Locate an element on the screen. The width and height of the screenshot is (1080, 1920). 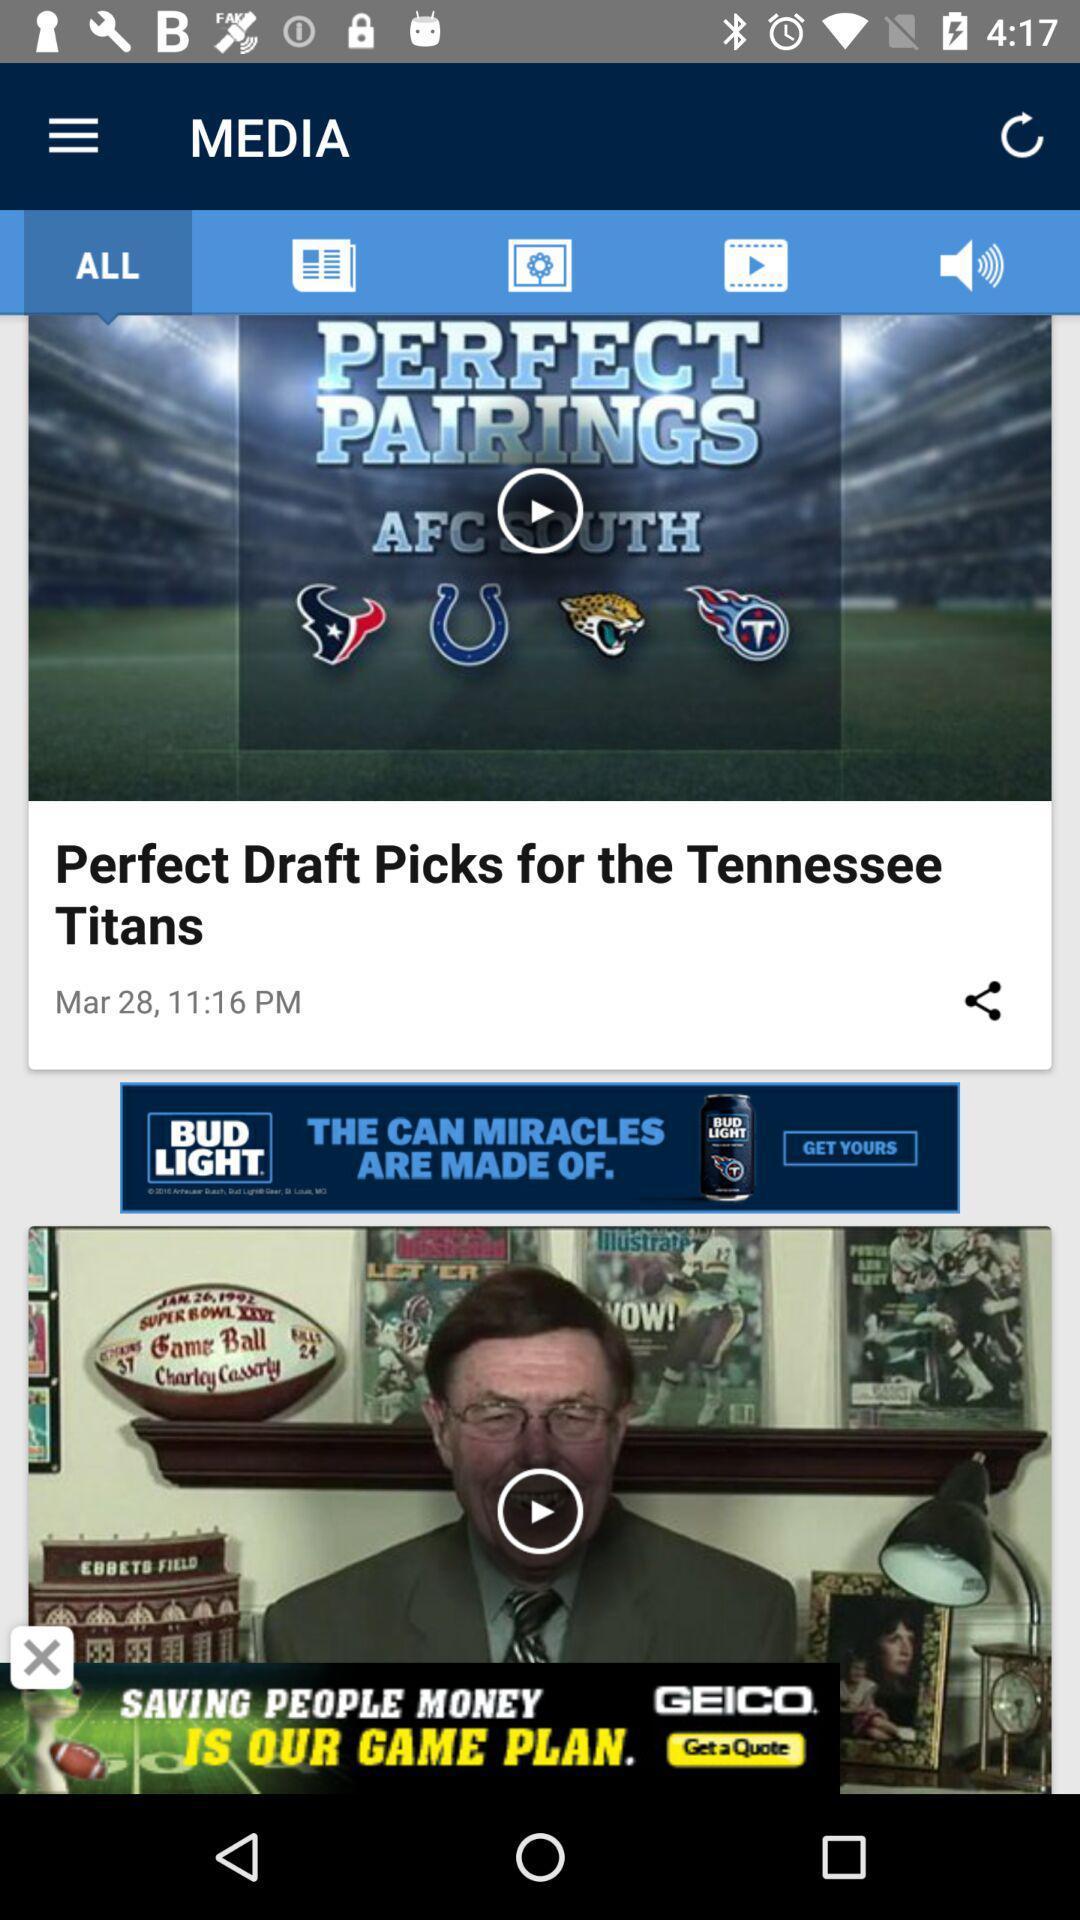
icon below perfect draft picks is located at coordinates (981, 1000).